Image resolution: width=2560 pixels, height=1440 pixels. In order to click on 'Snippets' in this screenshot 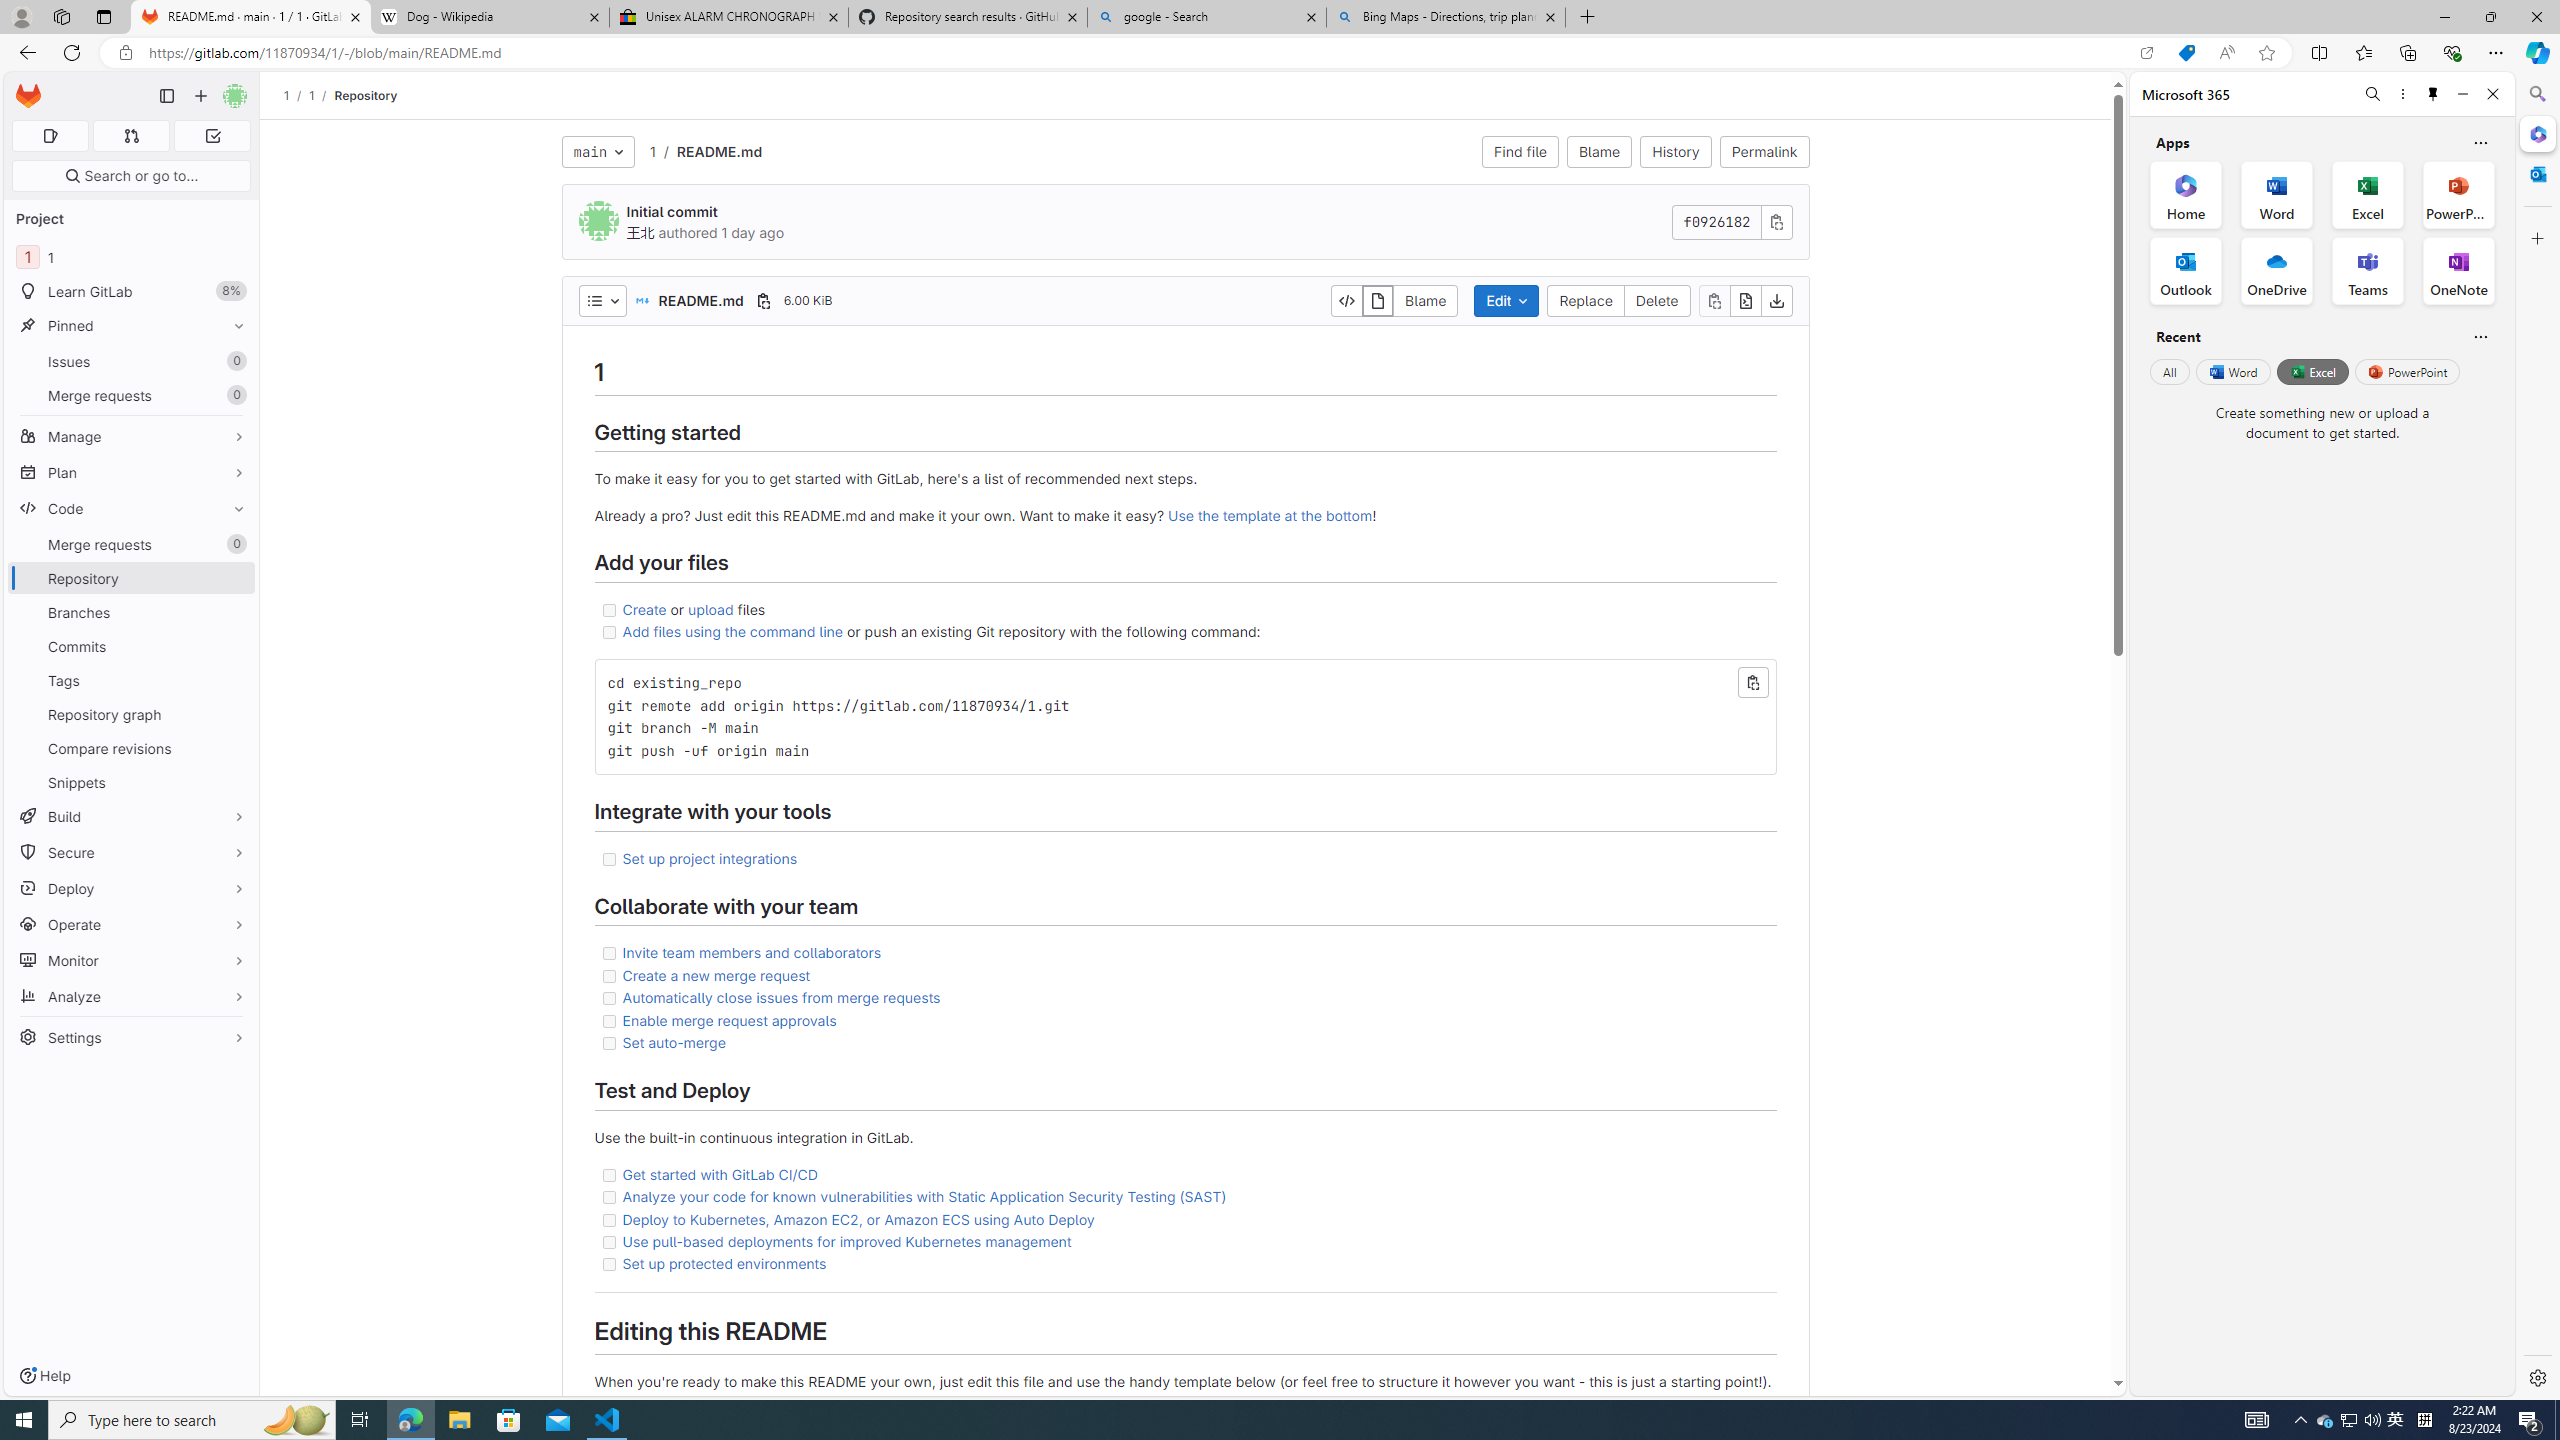, I will do `click(130, 781)`.